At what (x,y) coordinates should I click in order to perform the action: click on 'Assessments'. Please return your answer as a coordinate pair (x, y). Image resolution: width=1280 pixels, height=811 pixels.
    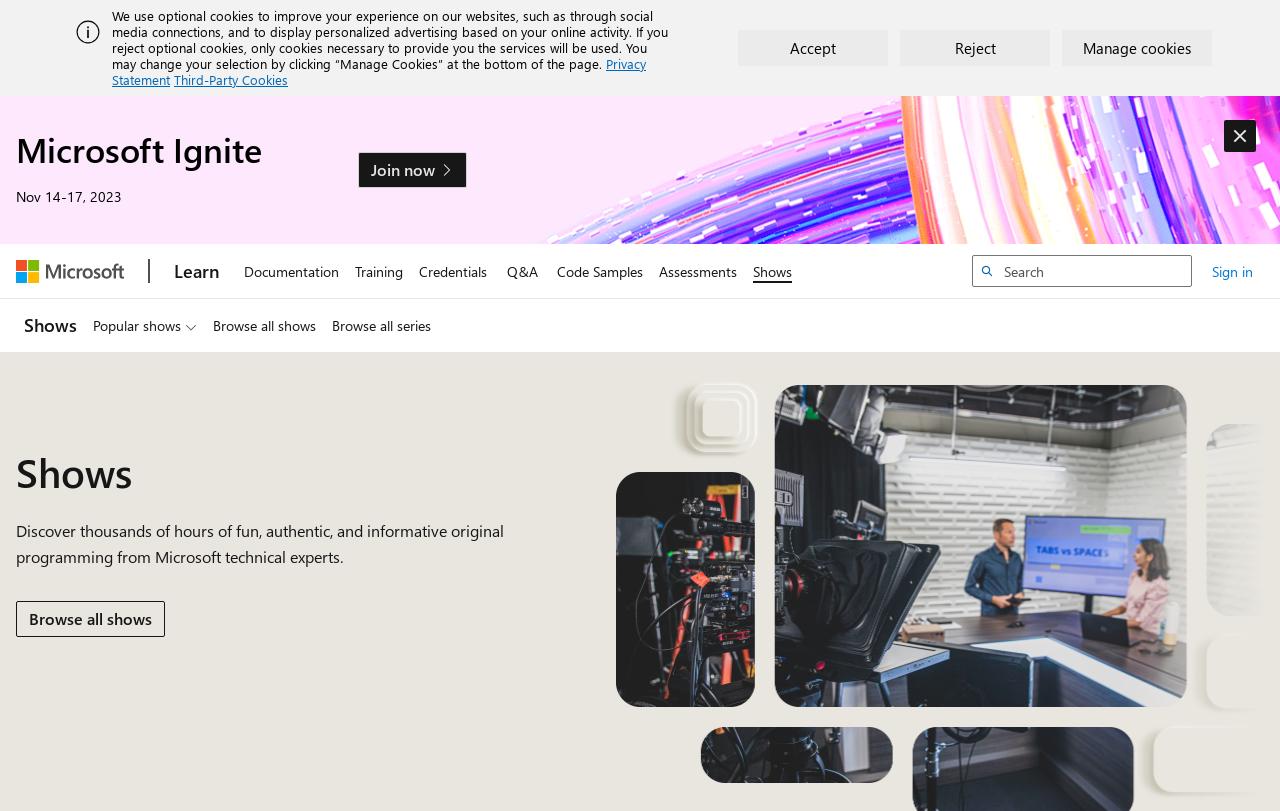
    Looking at the image, I should click on (697, 270).